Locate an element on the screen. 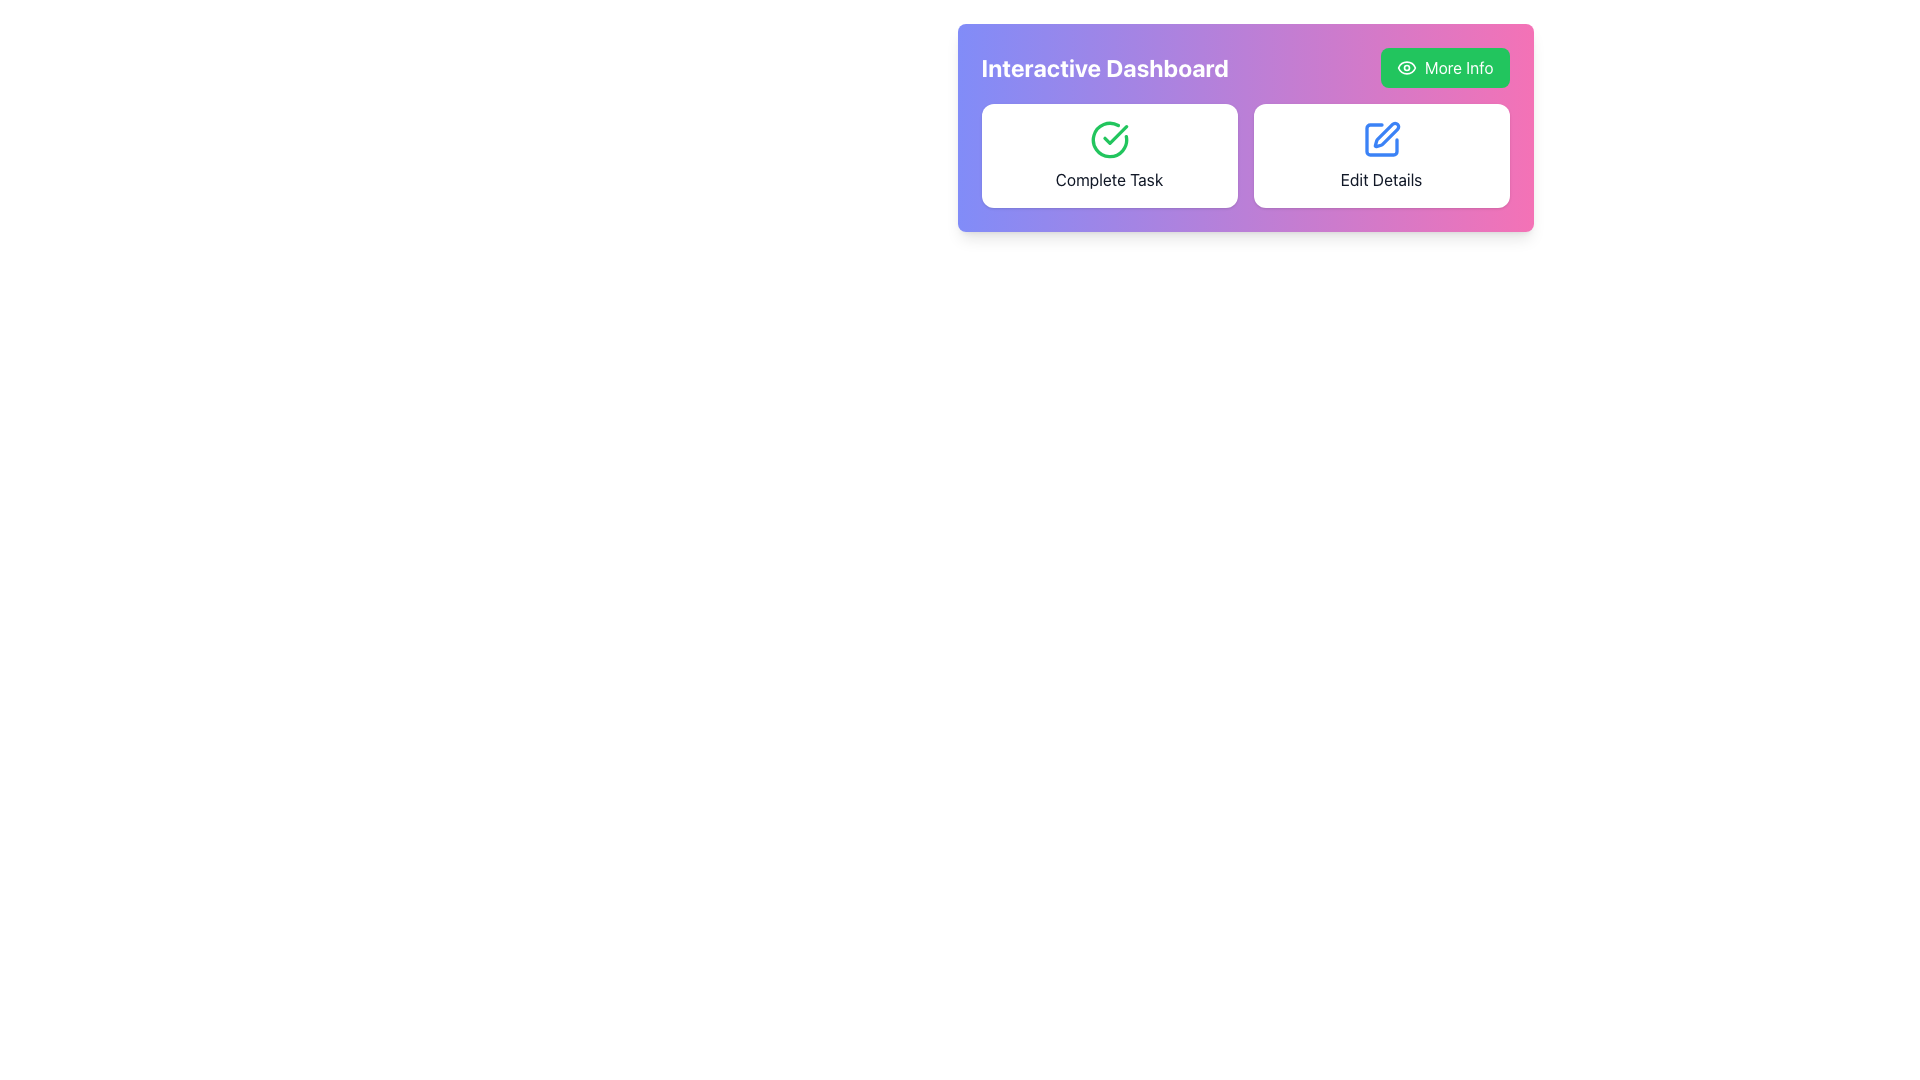 The height and width of the screenshot is (1080, 1920). the outer oval of the eye icon, which is part of the composite icon indicating visibility, located at the upper right of the 'Interactive Dashboard' box is located at coordinates (1405, 67).